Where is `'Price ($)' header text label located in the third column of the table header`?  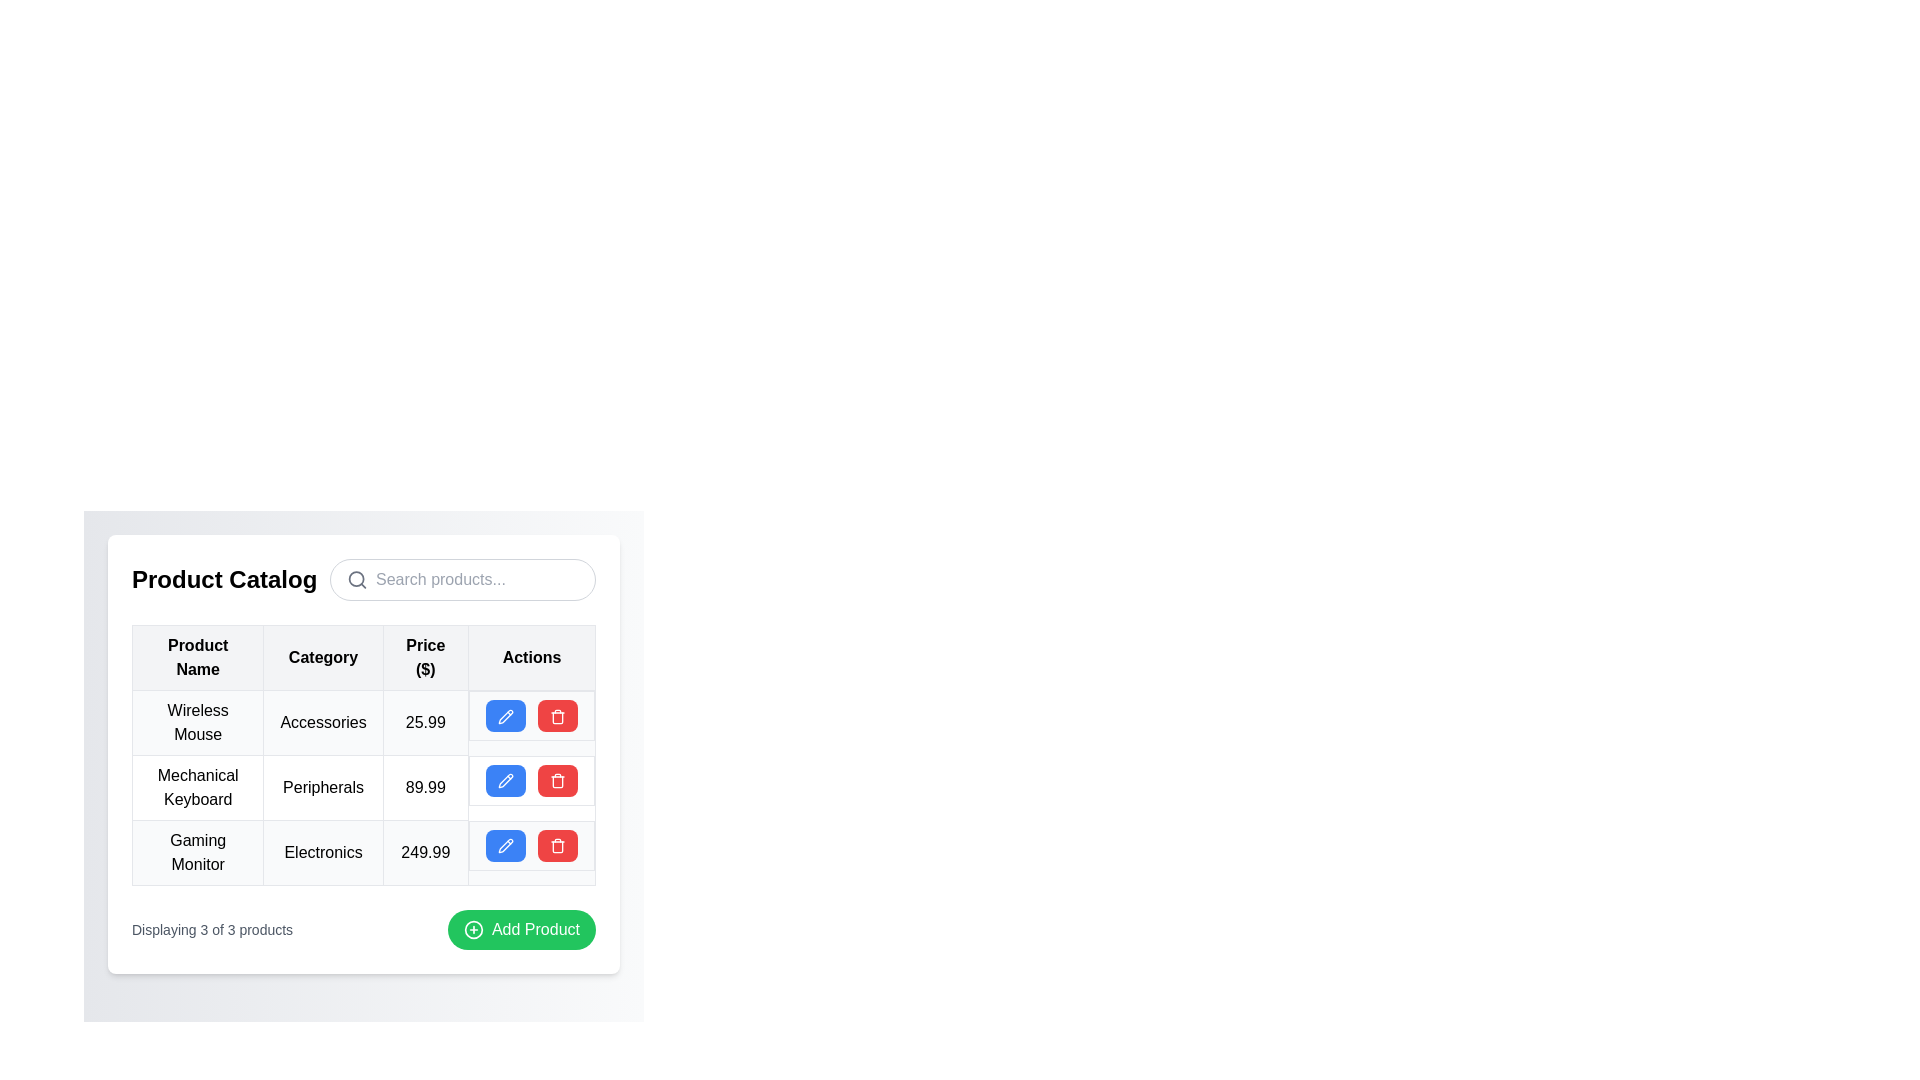 'Price ($)' header text label located in the third column of the table header is located at coordinates (424, 658).